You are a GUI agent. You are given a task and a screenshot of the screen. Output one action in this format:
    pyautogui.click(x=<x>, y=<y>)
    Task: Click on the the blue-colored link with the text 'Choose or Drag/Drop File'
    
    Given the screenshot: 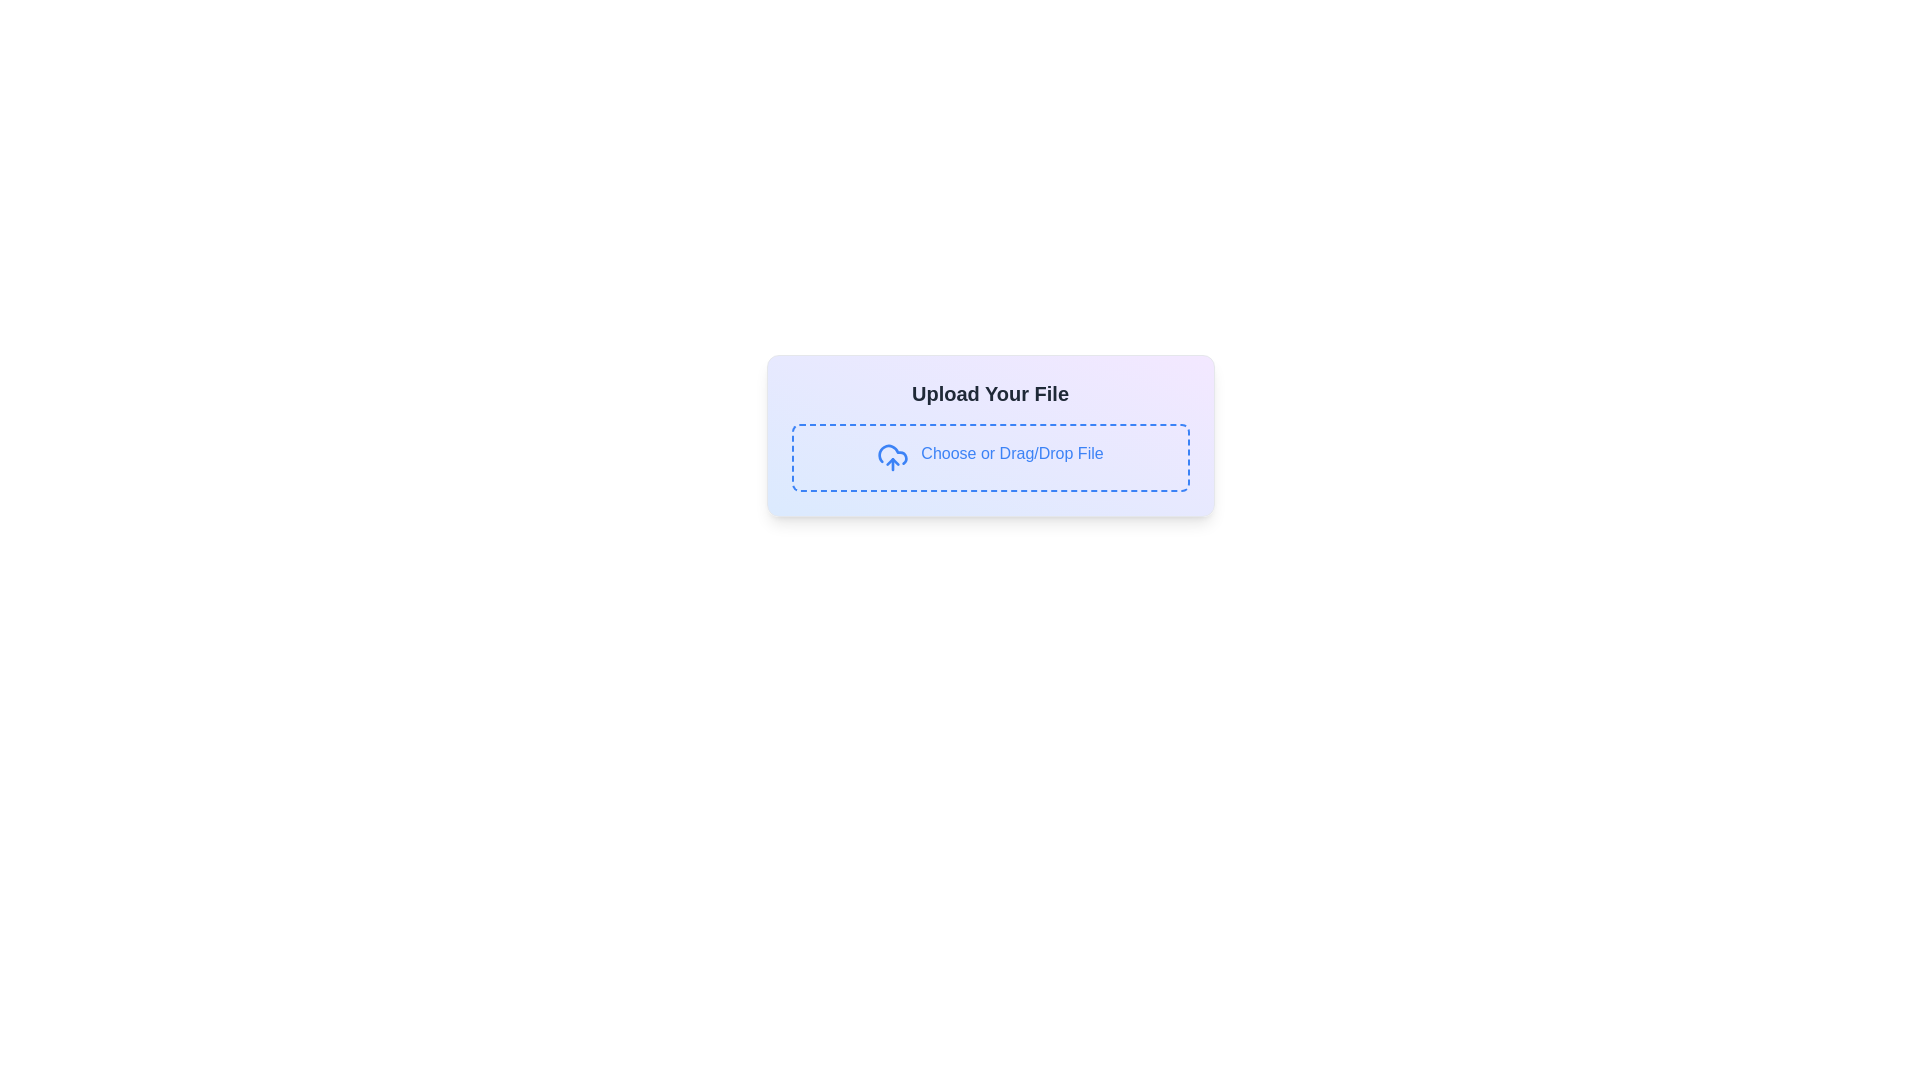 What is the action you would take?
    pyautogui.click(x=1012, y=458)
    